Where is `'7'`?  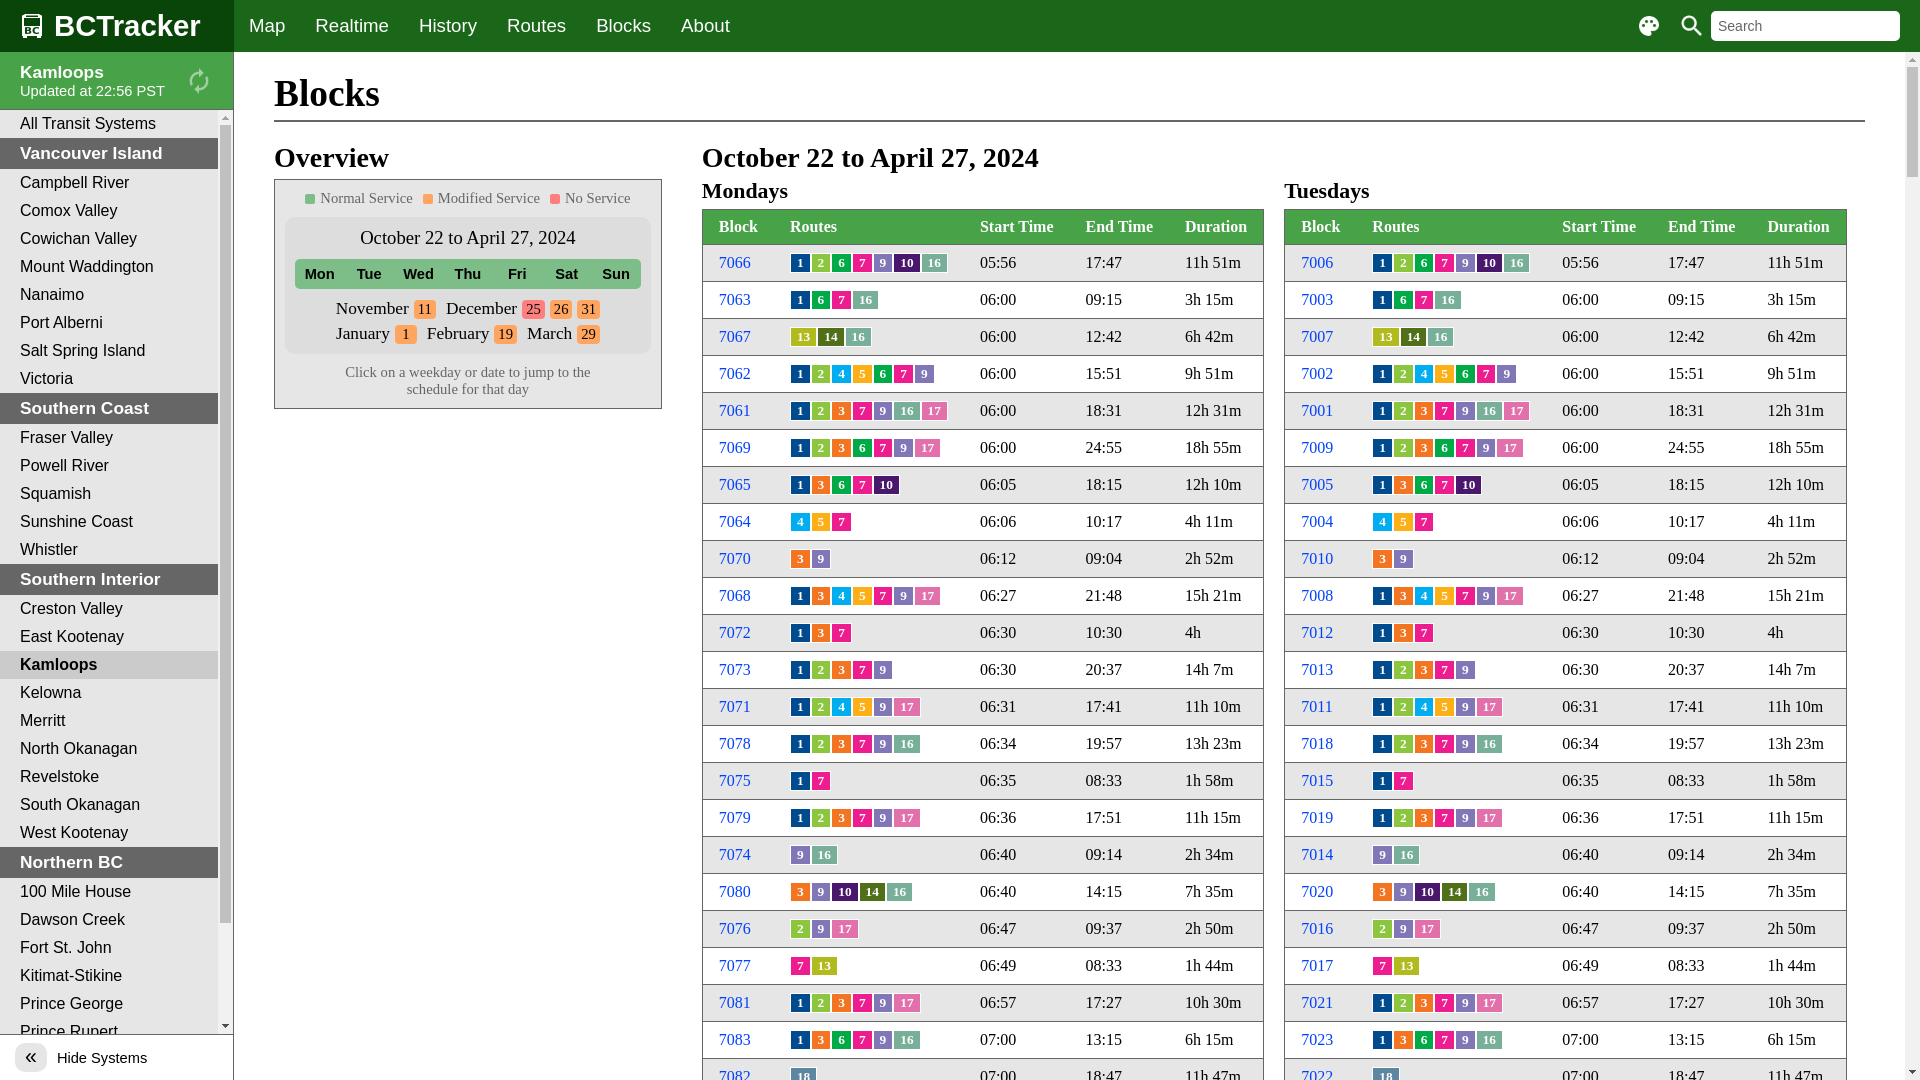 '7' is located at coordinates (1381, 964).